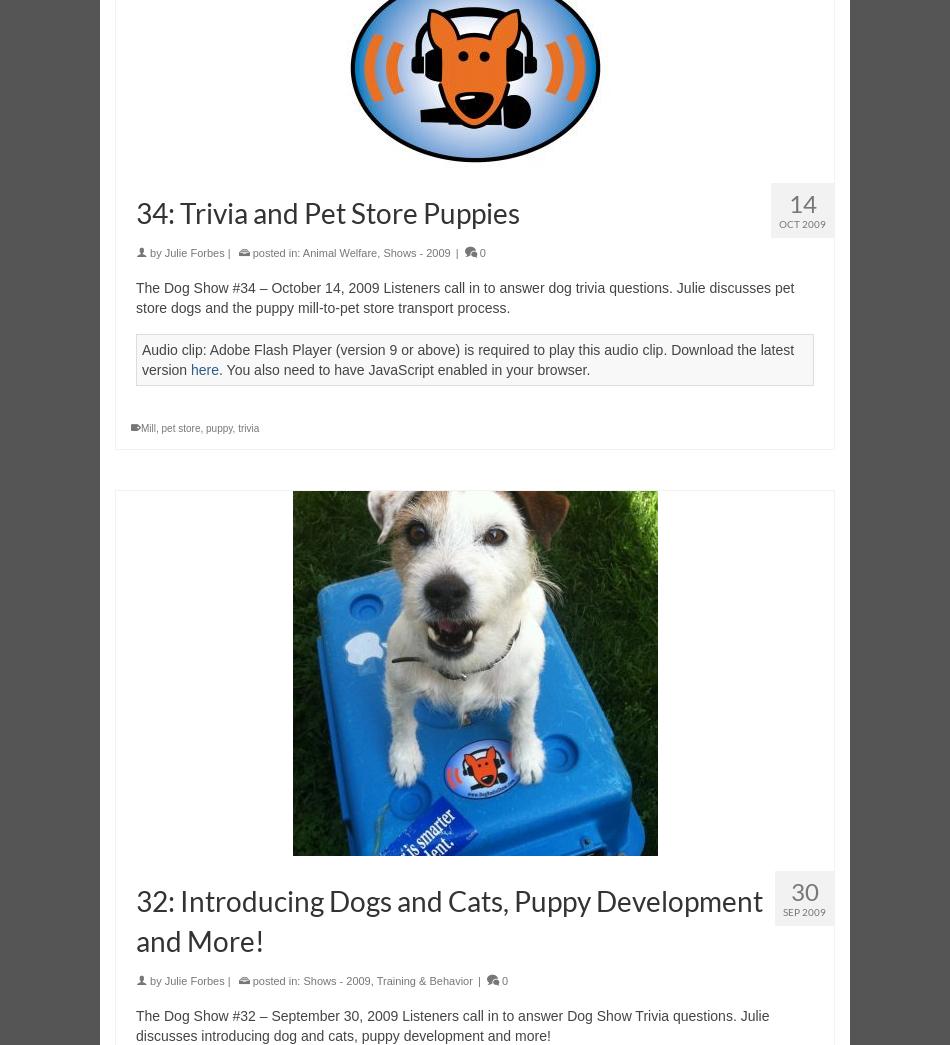  Describe the element at coordinates (403, 369) in the screenshot. I see `'. You also need to have JavaScript enabled in your browser.'` at that location.